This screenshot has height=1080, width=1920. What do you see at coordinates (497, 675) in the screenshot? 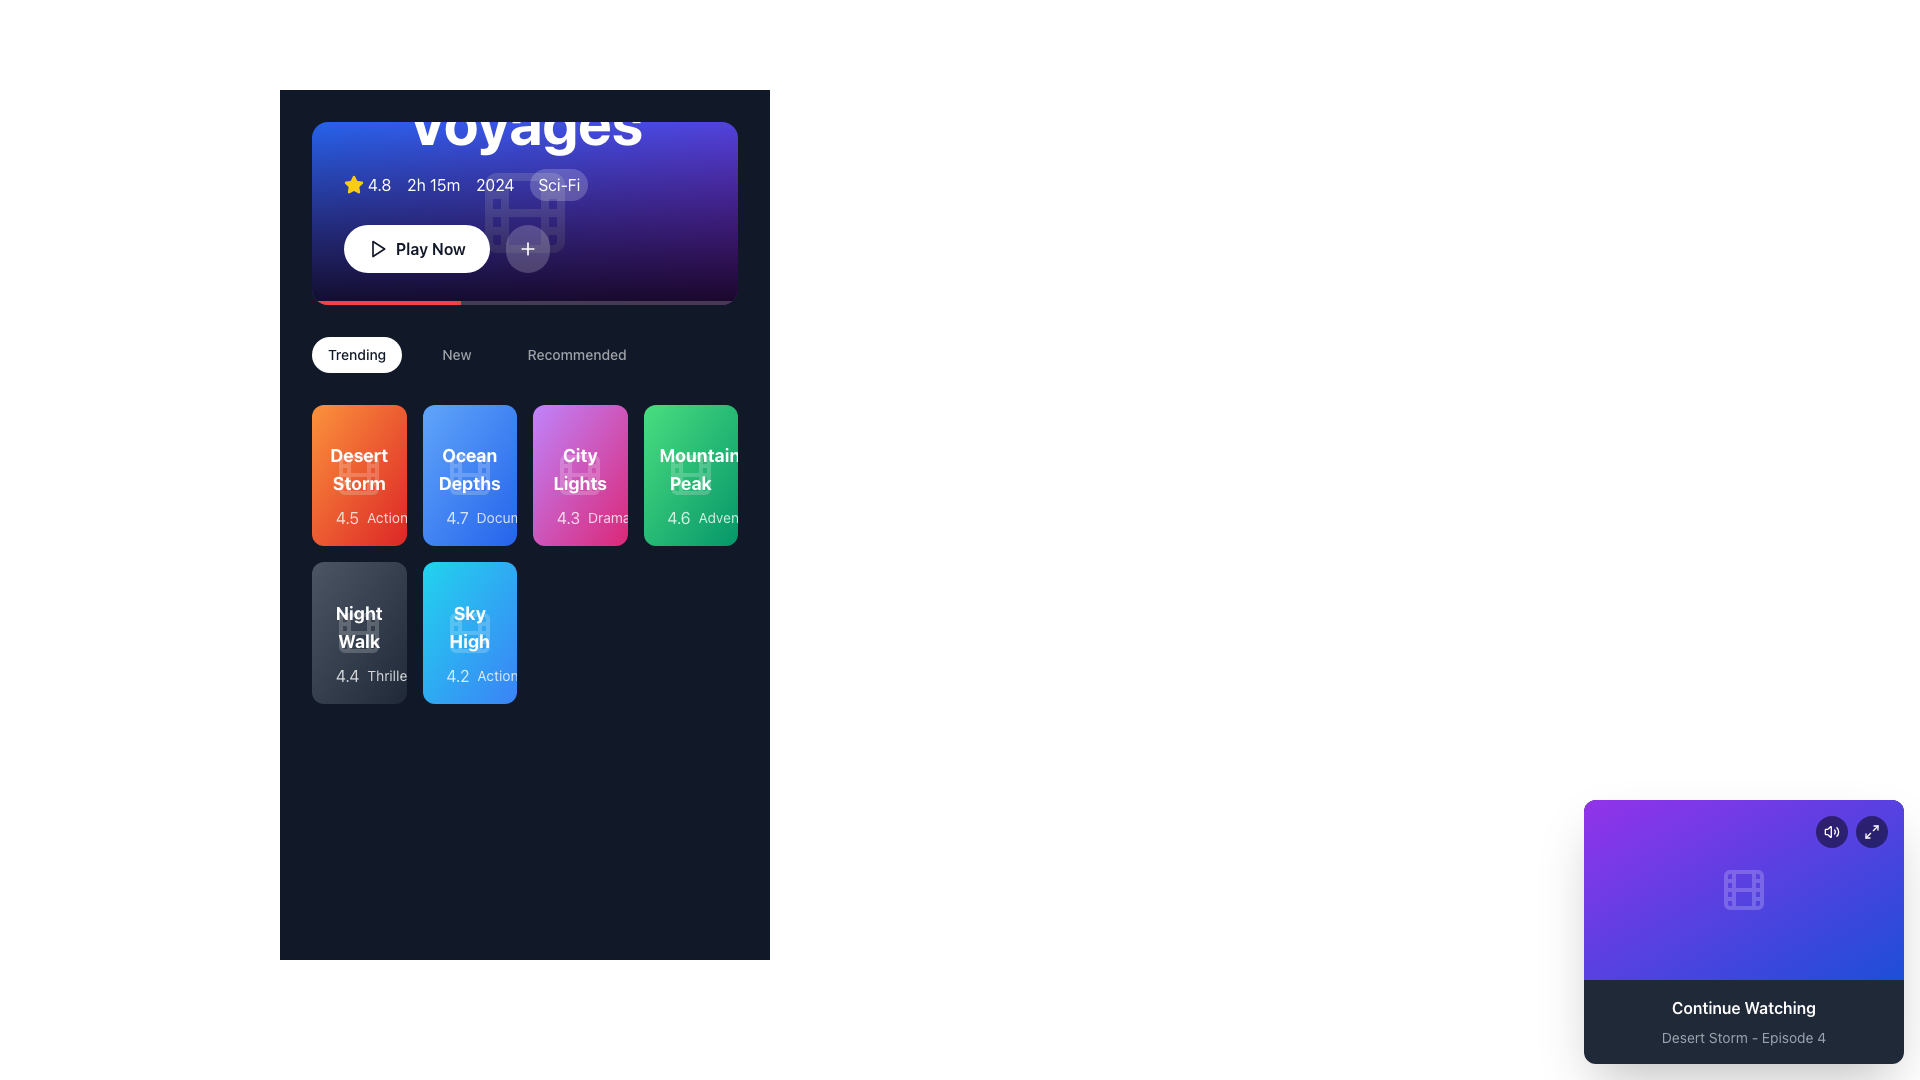
I see `text label displaying 'Action' located within the blue card labeled 'Sky High', positioned towards the bottom right of the card` at bounding box center [497, 675].